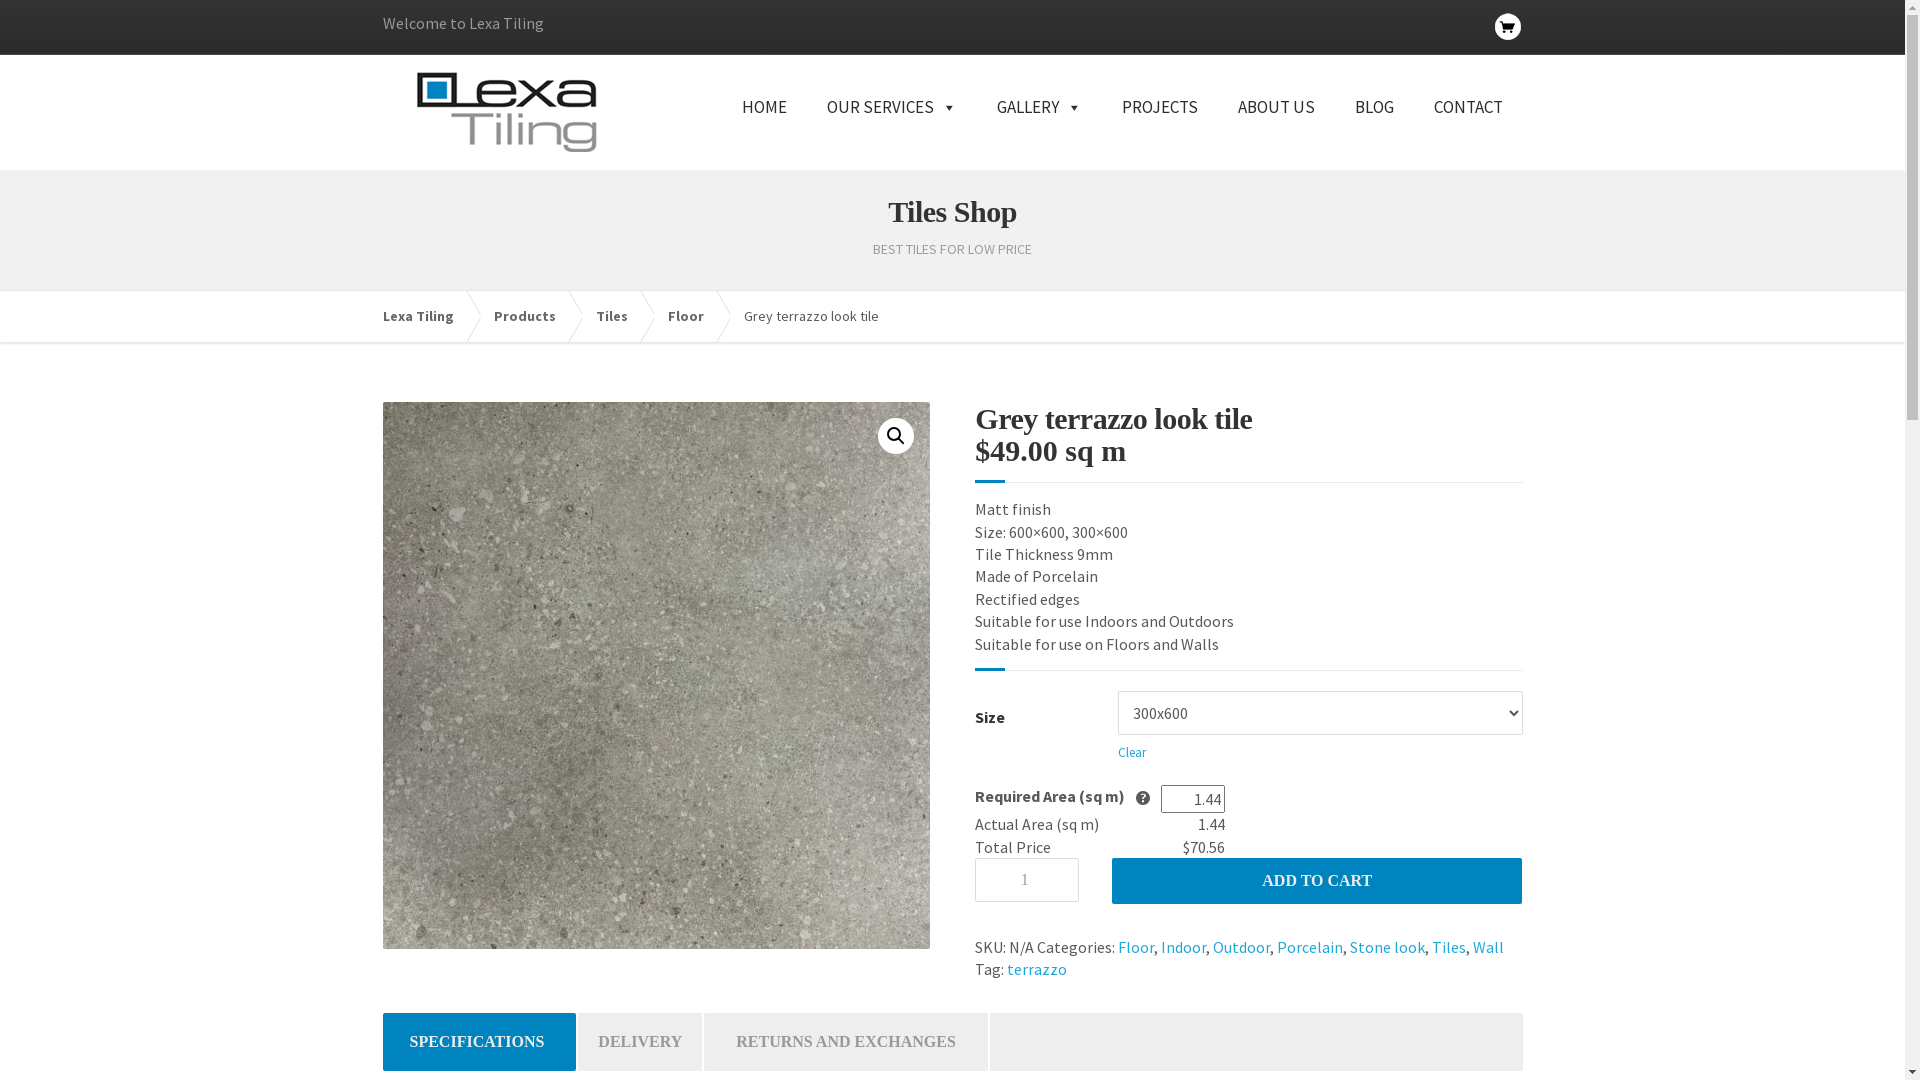 Image resolution: width=1920 pixels, height=1080 pixels. What do you see at coordinates (1161, 946) in the screenshot?
I see `'Indoor'` at bounding box center [1161, 946].